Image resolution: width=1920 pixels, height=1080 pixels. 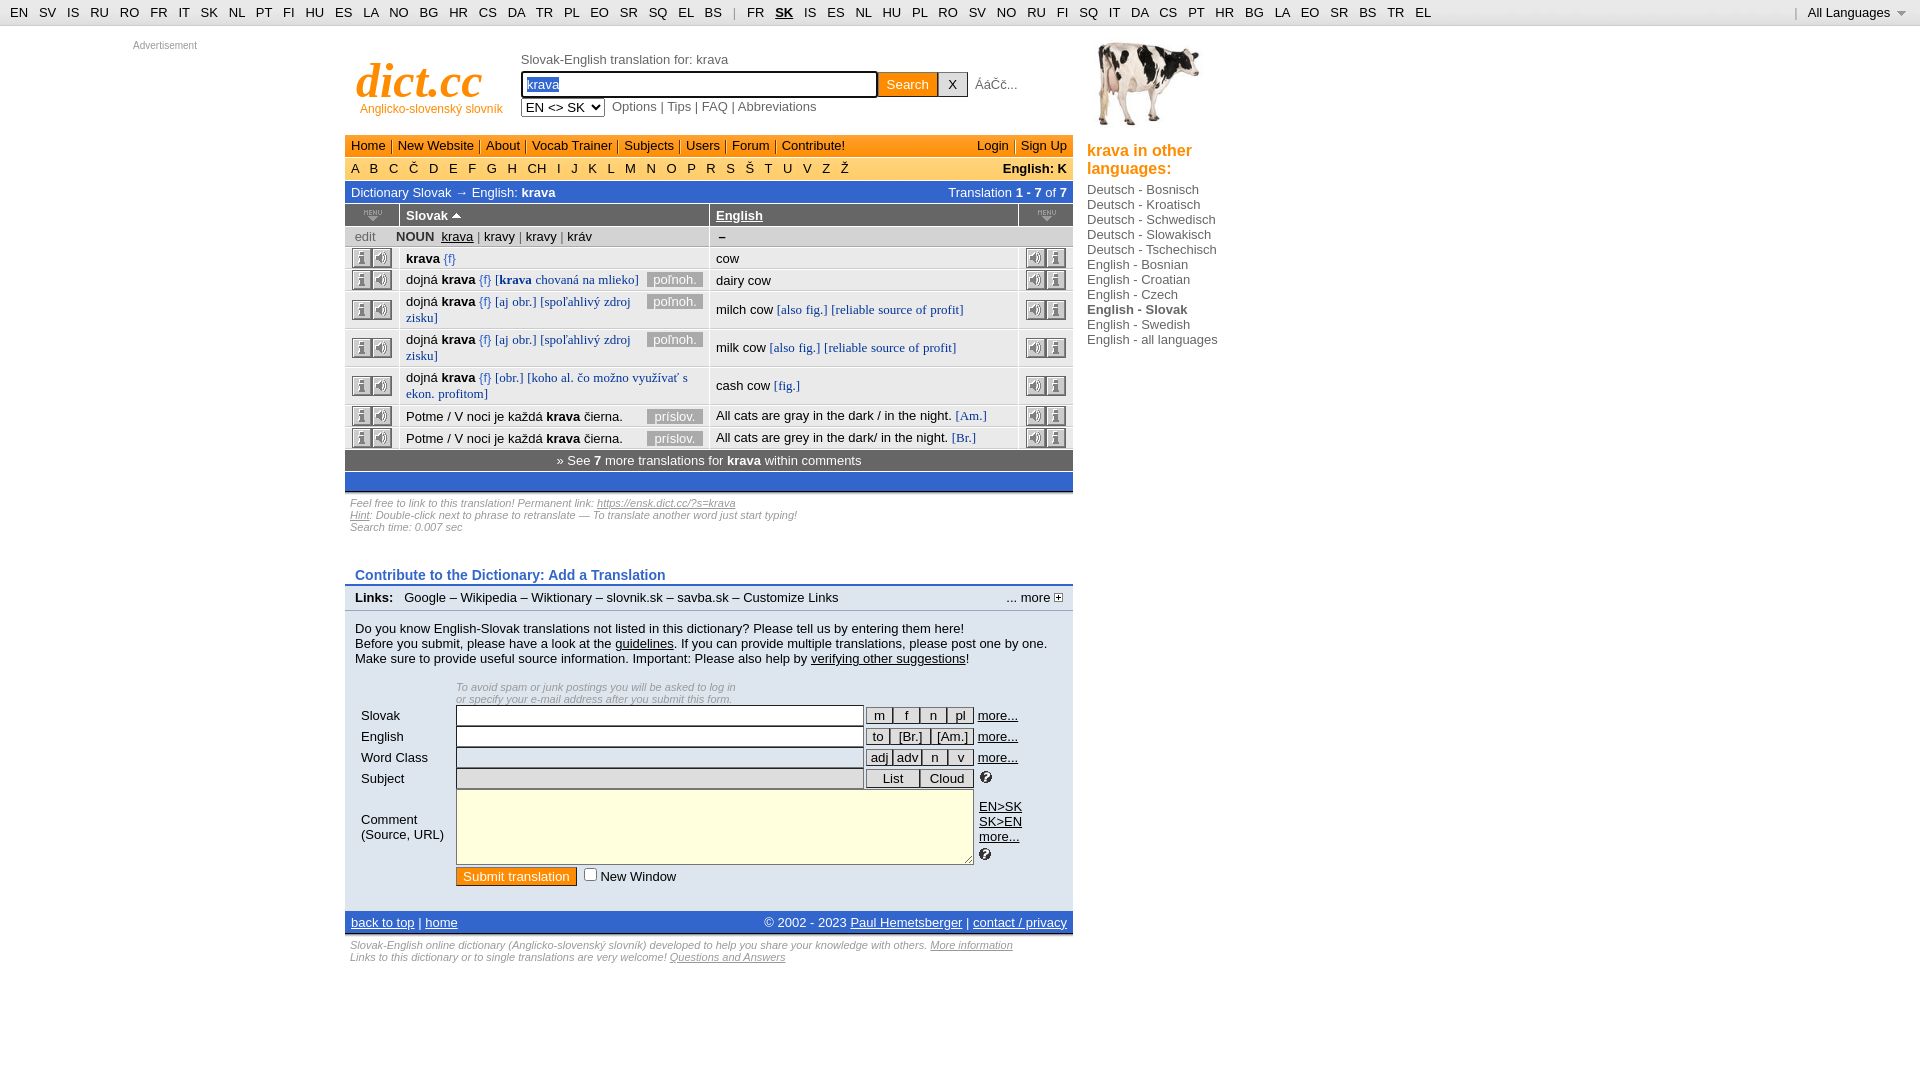 What do you see at coordinates (936, 83) in the screenshot?
I see `'X'` at bounding box center [936, 83].